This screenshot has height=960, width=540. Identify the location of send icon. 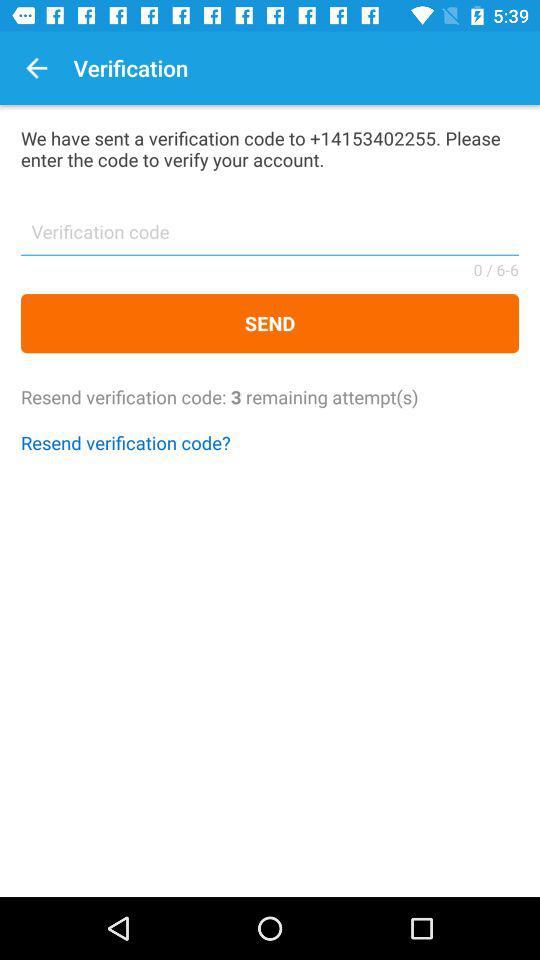
(270, 323).